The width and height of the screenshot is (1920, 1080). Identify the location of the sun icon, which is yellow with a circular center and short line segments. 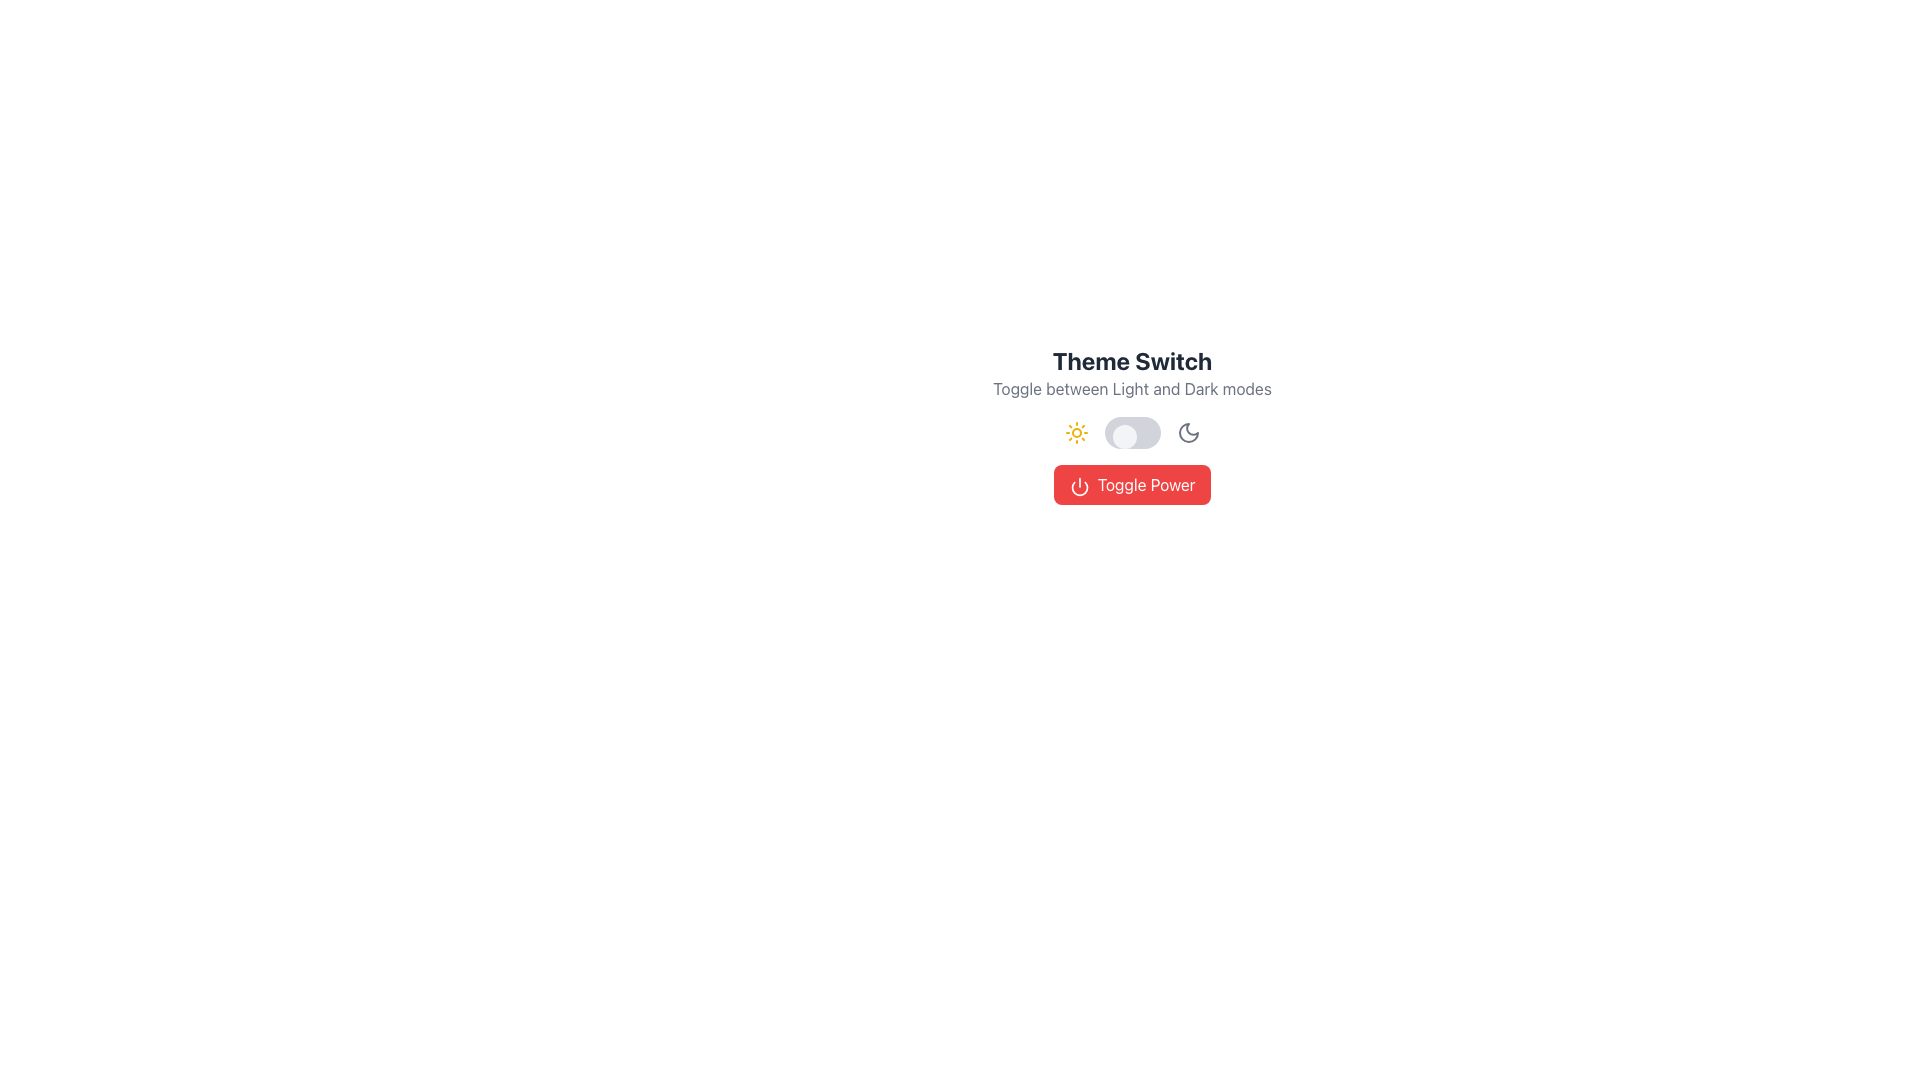
(1075, 431).